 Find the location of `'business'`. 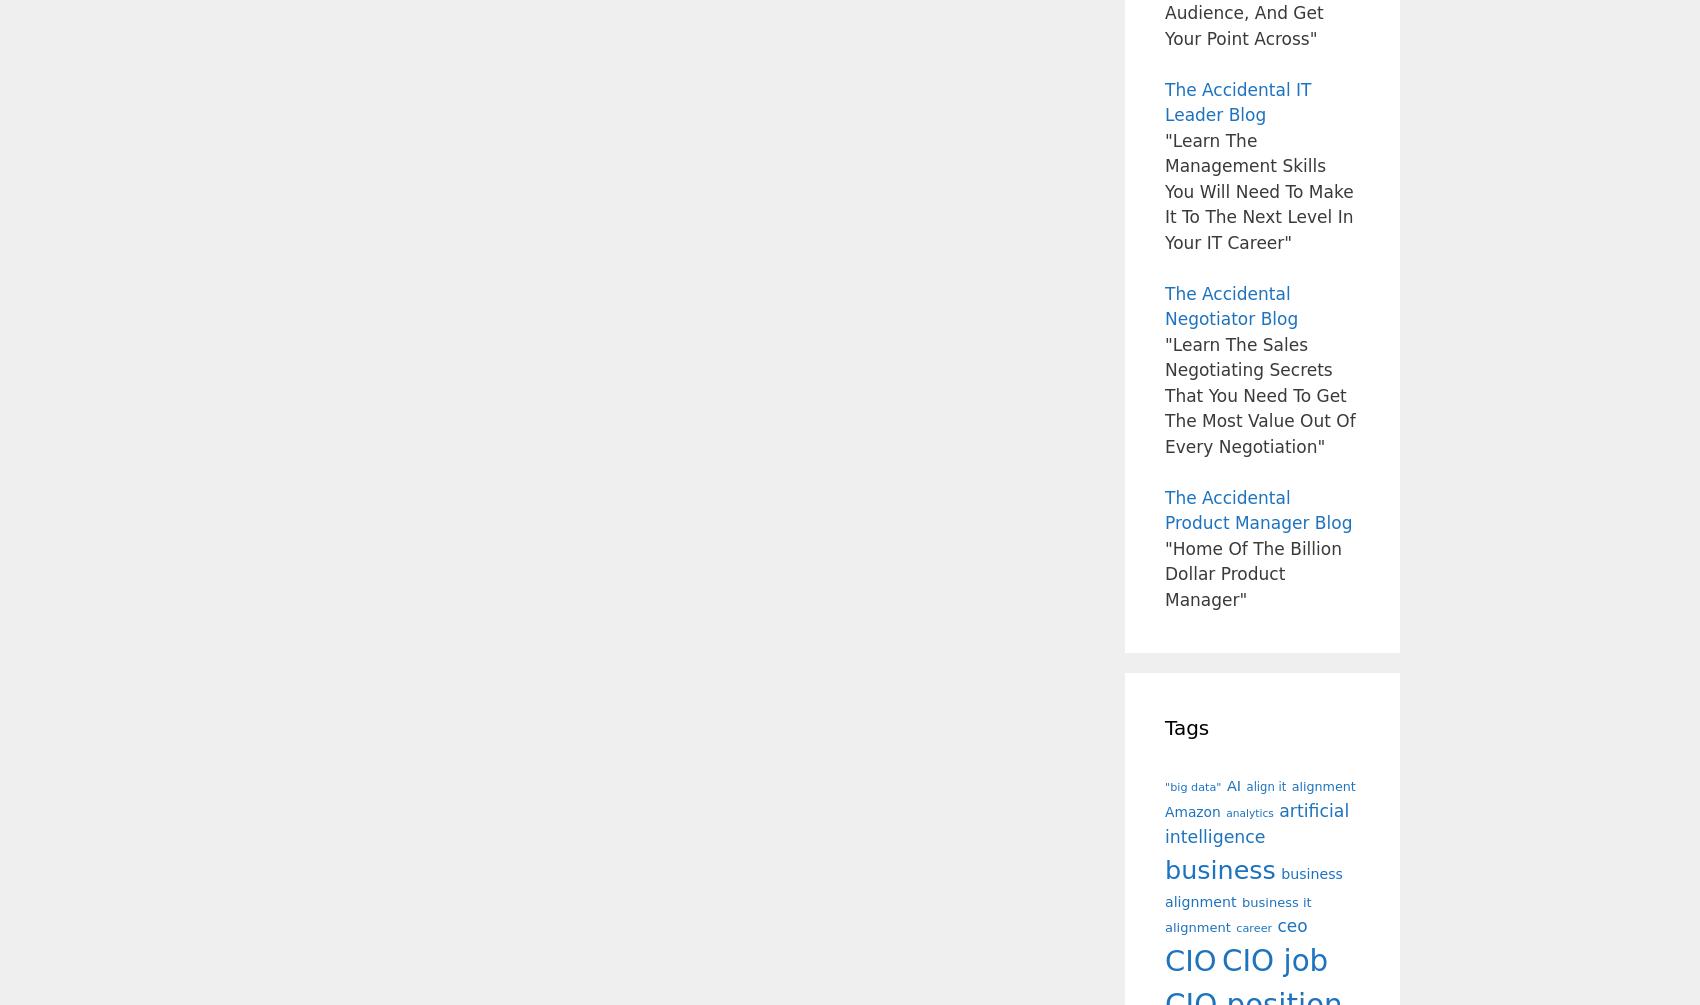

'business' is located at coordinates (1165, 868).